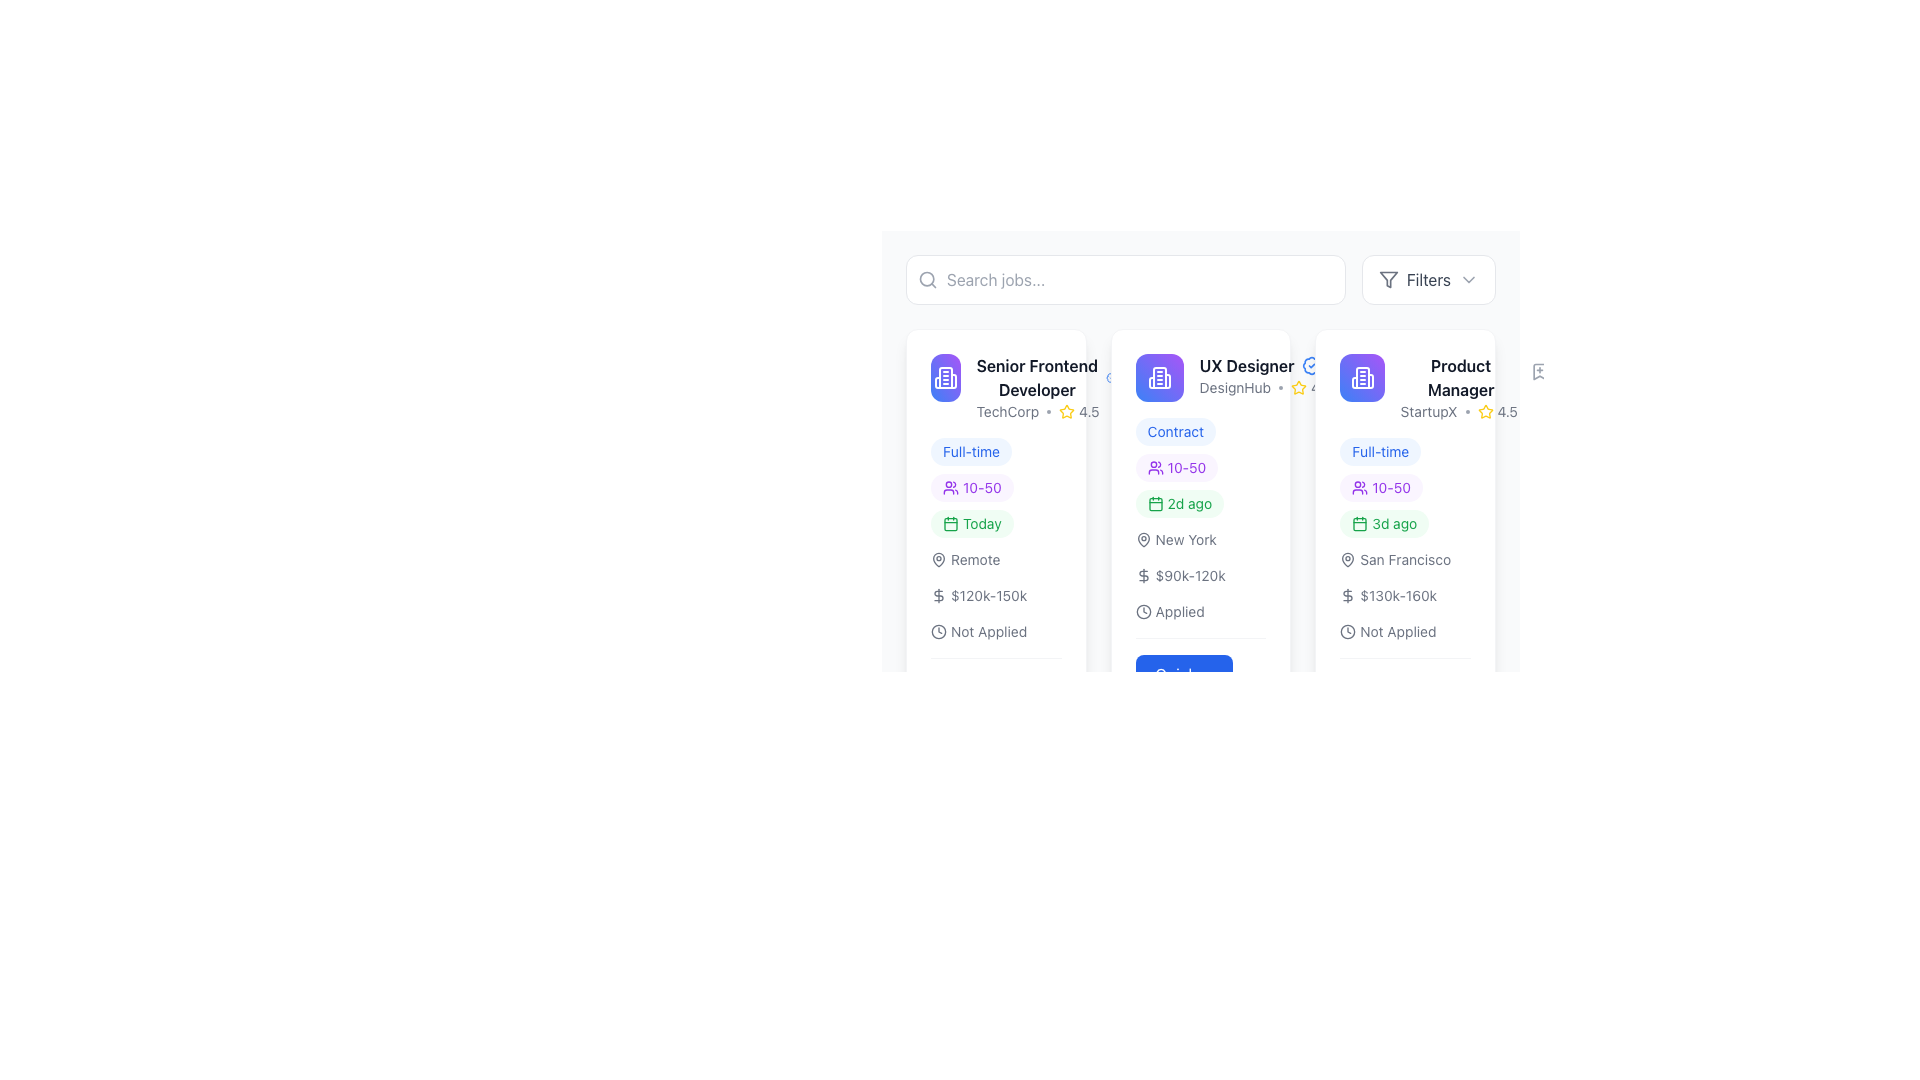 The image size is (1920, 1080). I want to click on the informational badge indicating the job posting date for the 'Senior Frontend Developer' role, which is the third badge under the role title and company, so click(972, 523).